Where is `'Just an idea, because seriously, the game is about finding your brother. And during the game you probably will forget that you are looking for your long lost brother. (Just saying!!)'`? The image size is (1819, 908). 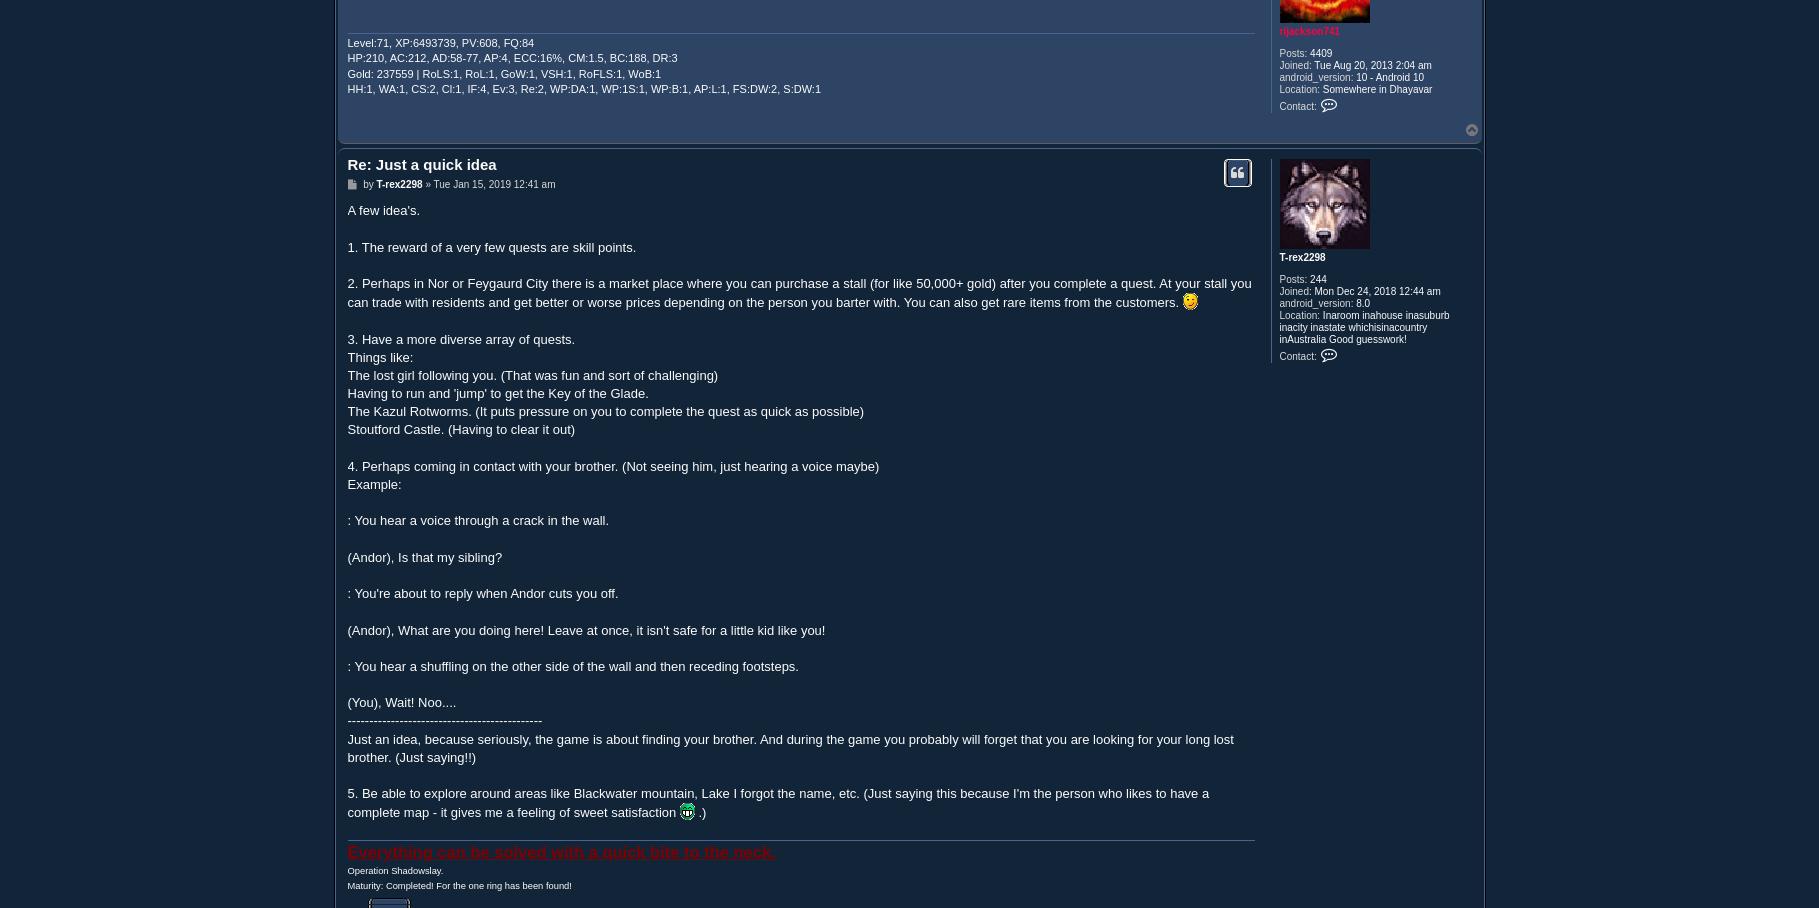
'Just an idea, because seriously, the game is about finding your brother. And during the game you probably will forget that you are looking for your long lost brother. (Just saying!!)' is located at coordinates (347, 747).